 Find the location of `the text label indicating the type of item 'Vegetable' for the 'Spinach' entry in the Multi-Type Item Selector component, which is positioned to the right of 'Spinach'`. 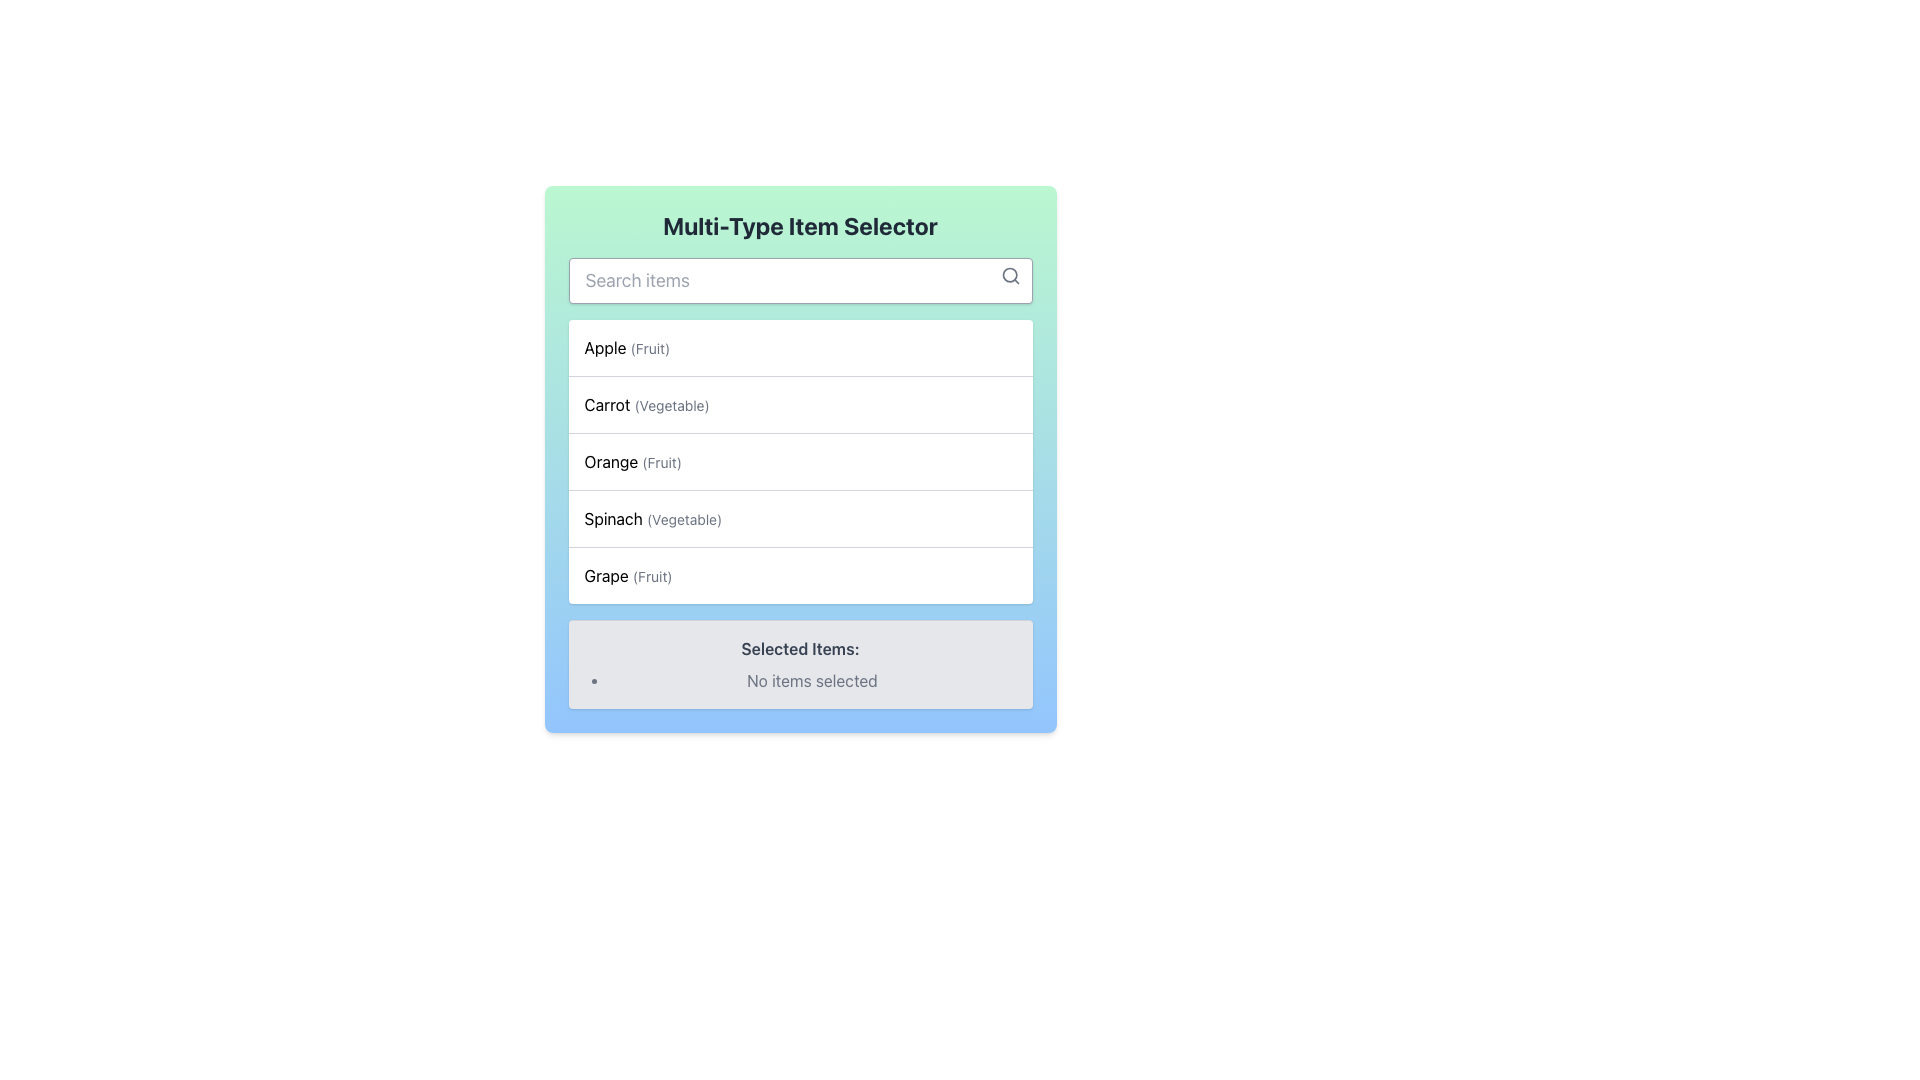

the text label indicating the type of item 'Vegetable' for the 'Spinach' entry in the Multi-Type Item Selector component, which is positioned to the right of 'Spinach' is located at coordinates (684, 518).